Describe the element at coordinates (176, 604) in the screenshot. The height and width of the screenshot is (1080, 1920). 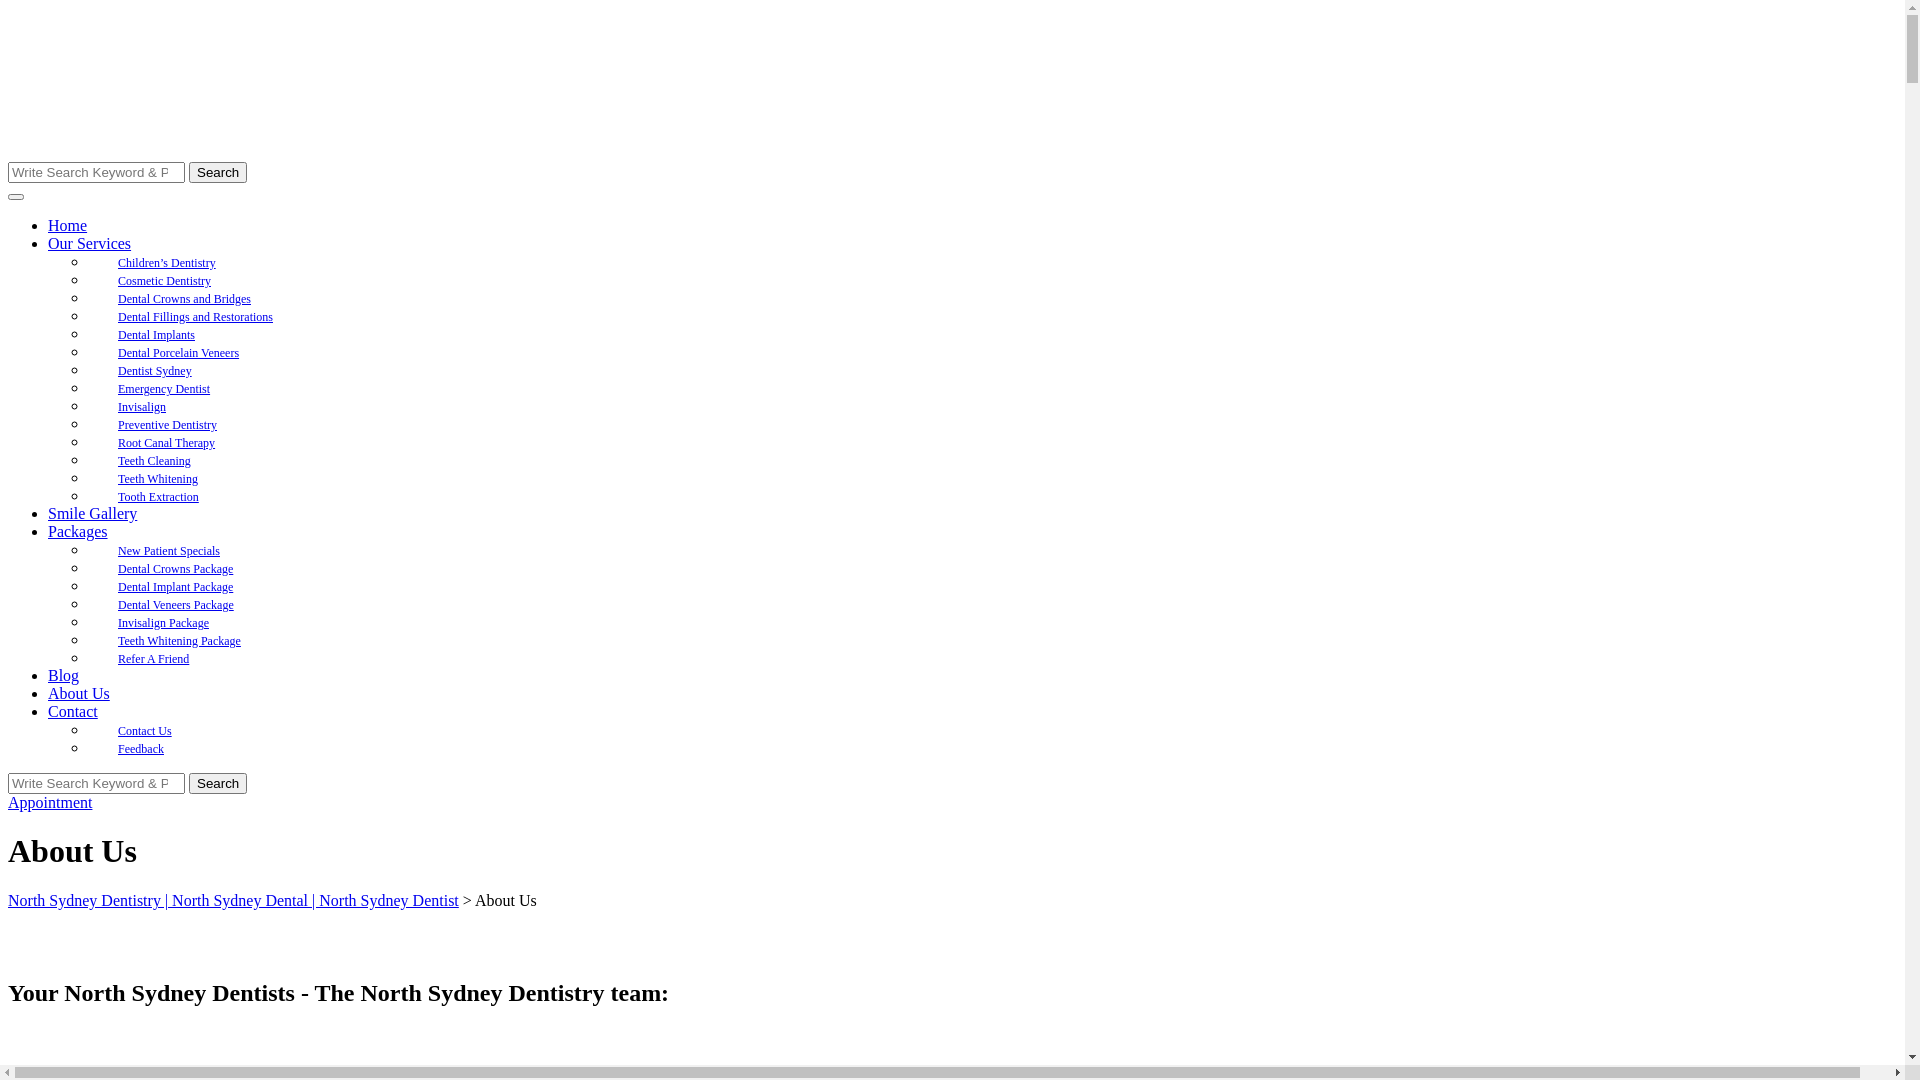
I see `'Dental Veneers Package'` at that location.